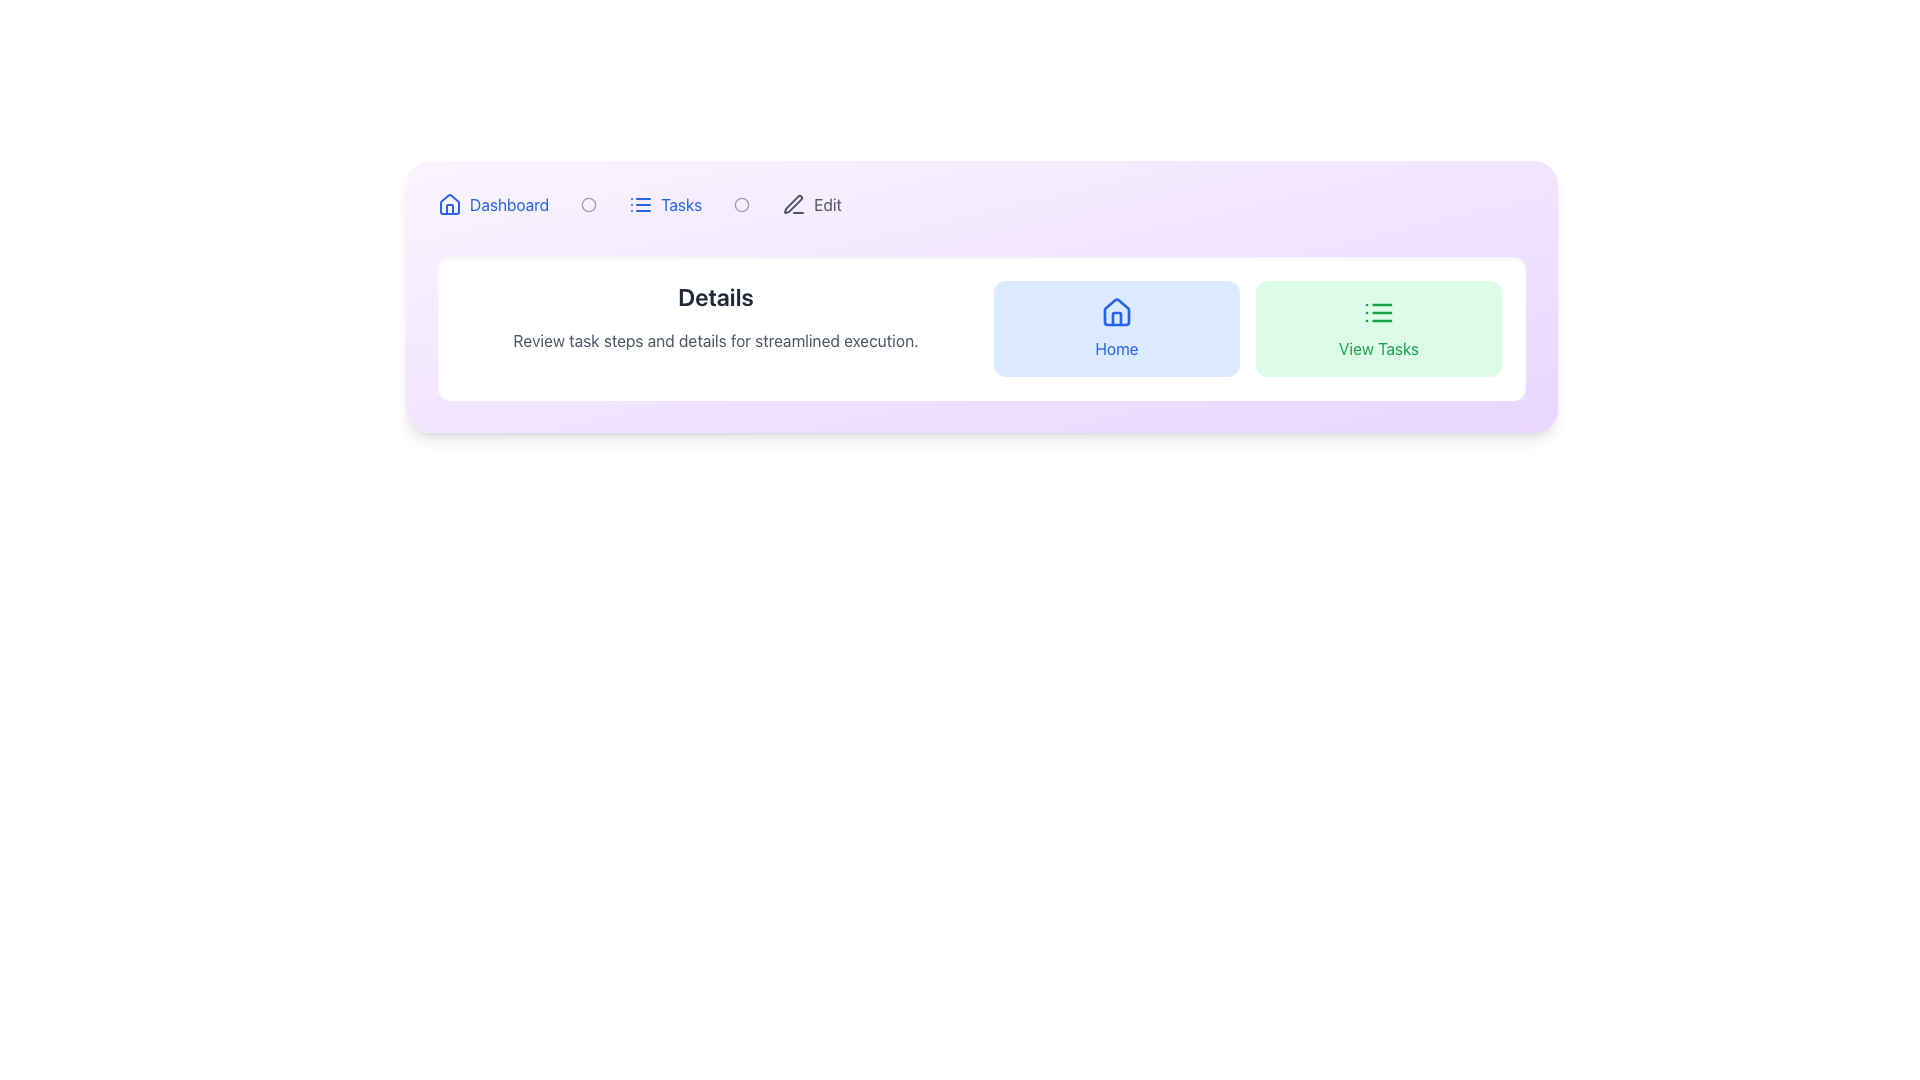 Image resolution: width=1920 pixels, height=1080 pixels. What do you see at coordinates (449, 204) in the screenshot?
I see `the house icon outlined in blue, located next` at bounding box center [449, 204].